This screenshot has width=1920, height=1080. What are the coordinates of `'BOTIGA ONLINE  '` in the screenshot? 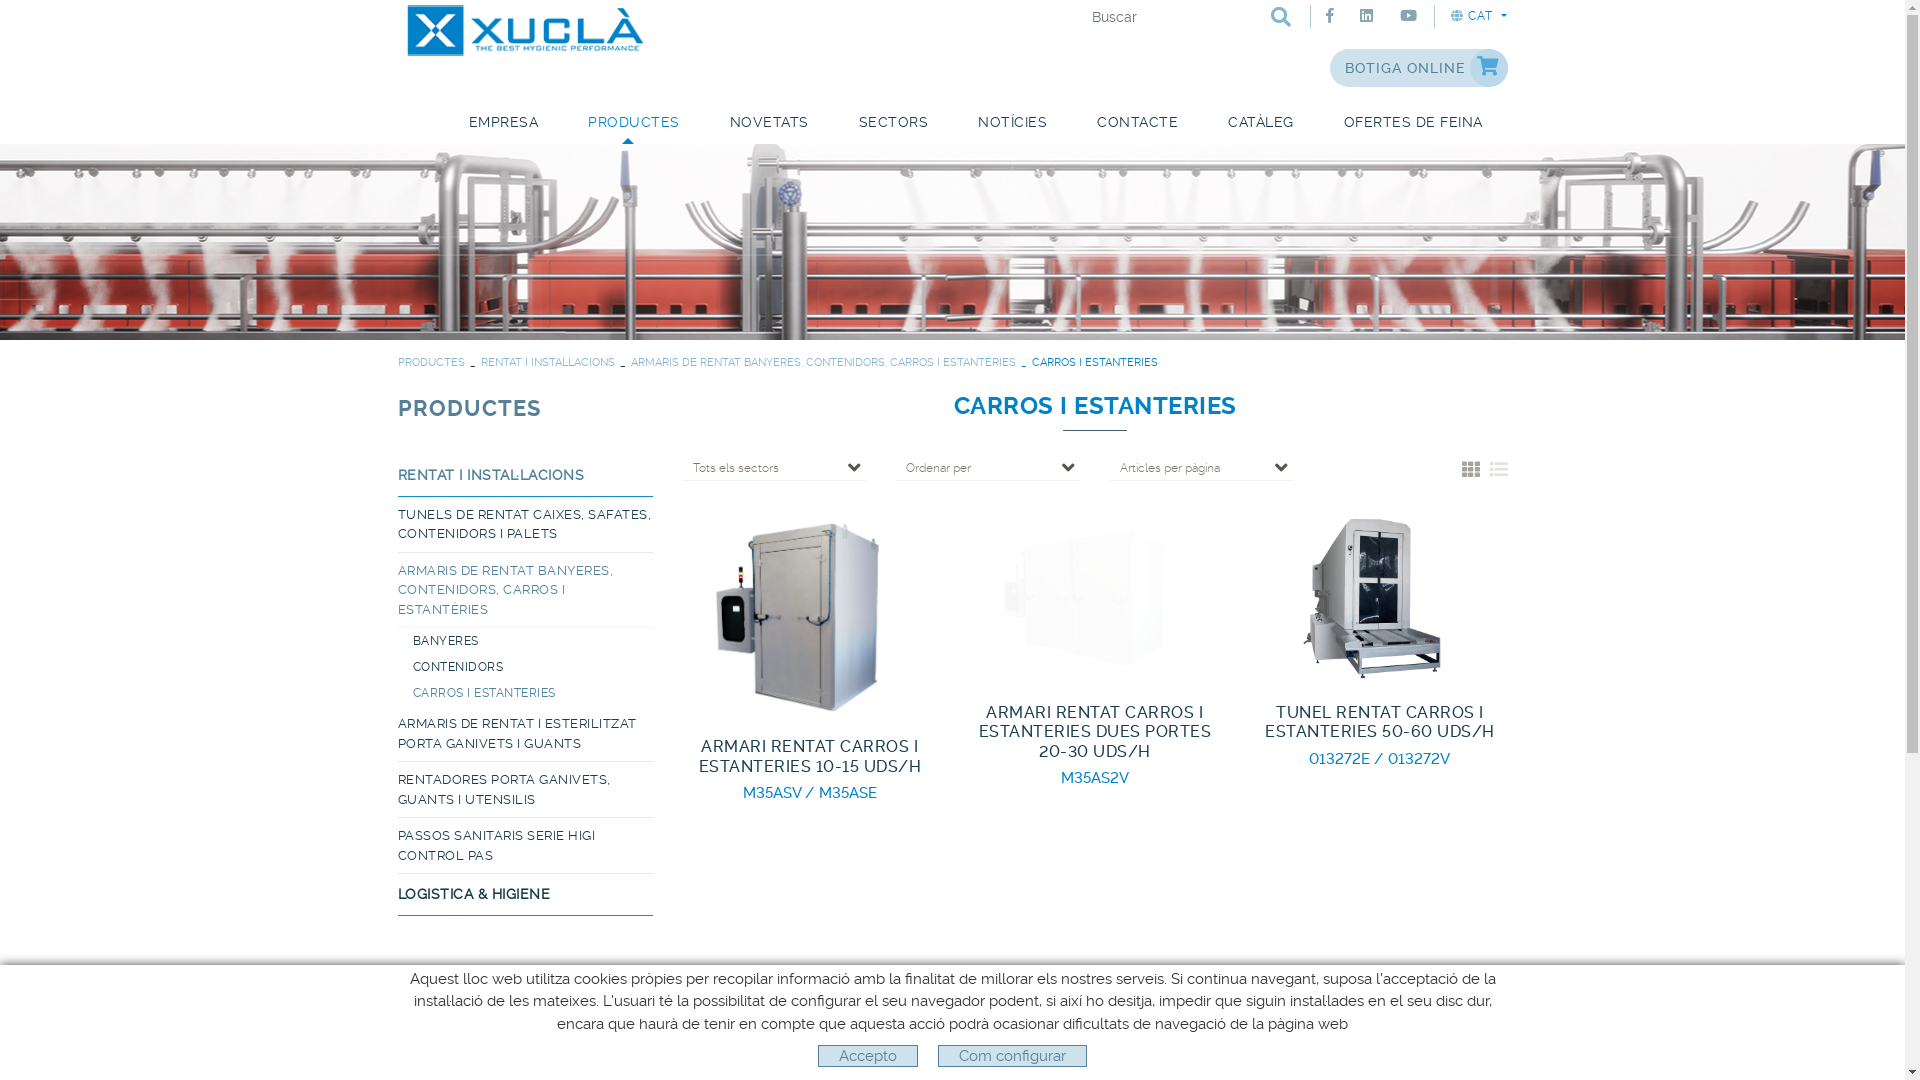 It's located at (1329, 67).